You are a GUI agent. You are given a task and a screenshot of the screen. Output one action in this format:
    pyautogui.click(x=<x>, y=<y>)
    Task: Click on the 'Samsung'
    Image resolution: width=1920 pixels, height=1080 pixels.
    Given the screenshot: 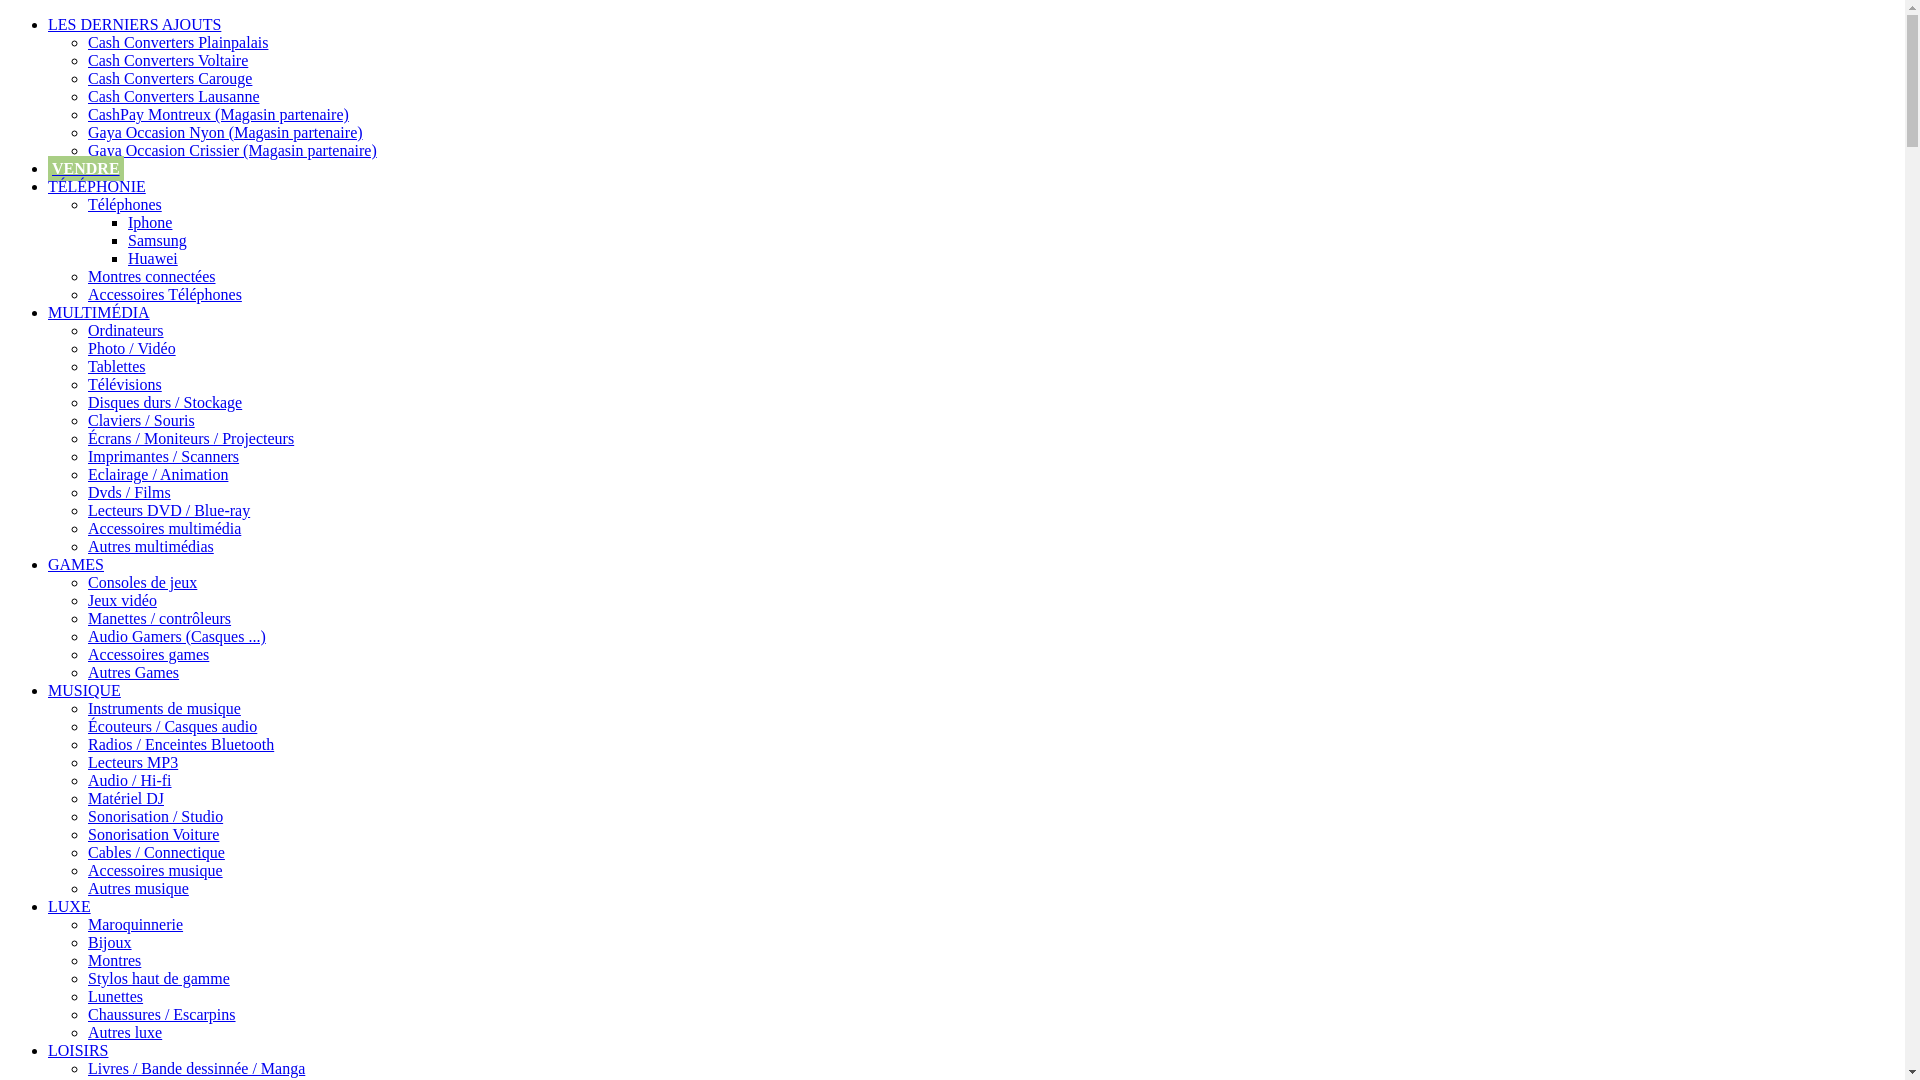 What is the action you would take?
    pyautogui.click(x=156, y=239)
    